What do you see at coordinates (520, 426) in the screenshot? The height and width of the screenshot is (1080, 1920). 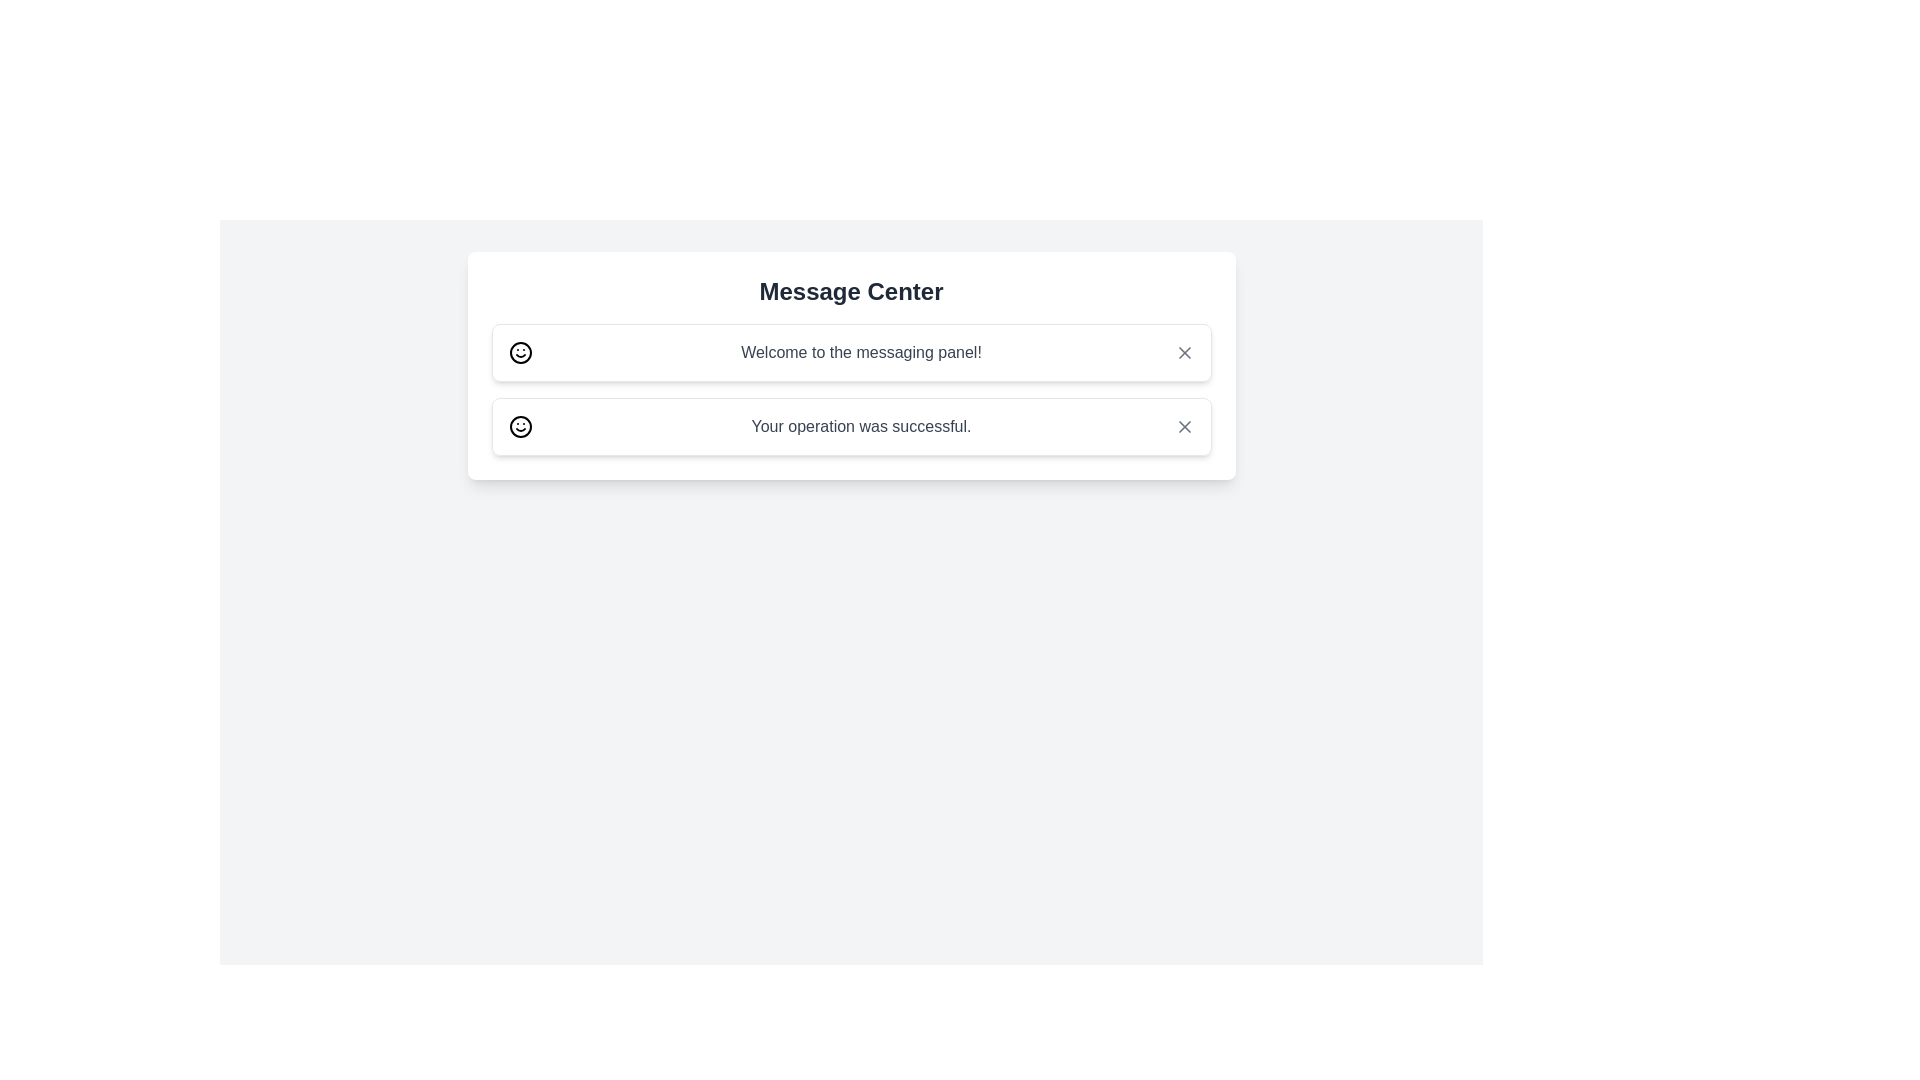 I see `the green smiley icon that represents a cheerful face, located to the left of the text 'Your operation was successful.' in the lower notification card of the 'Message Center' panel` at bounding box center [520, 426].